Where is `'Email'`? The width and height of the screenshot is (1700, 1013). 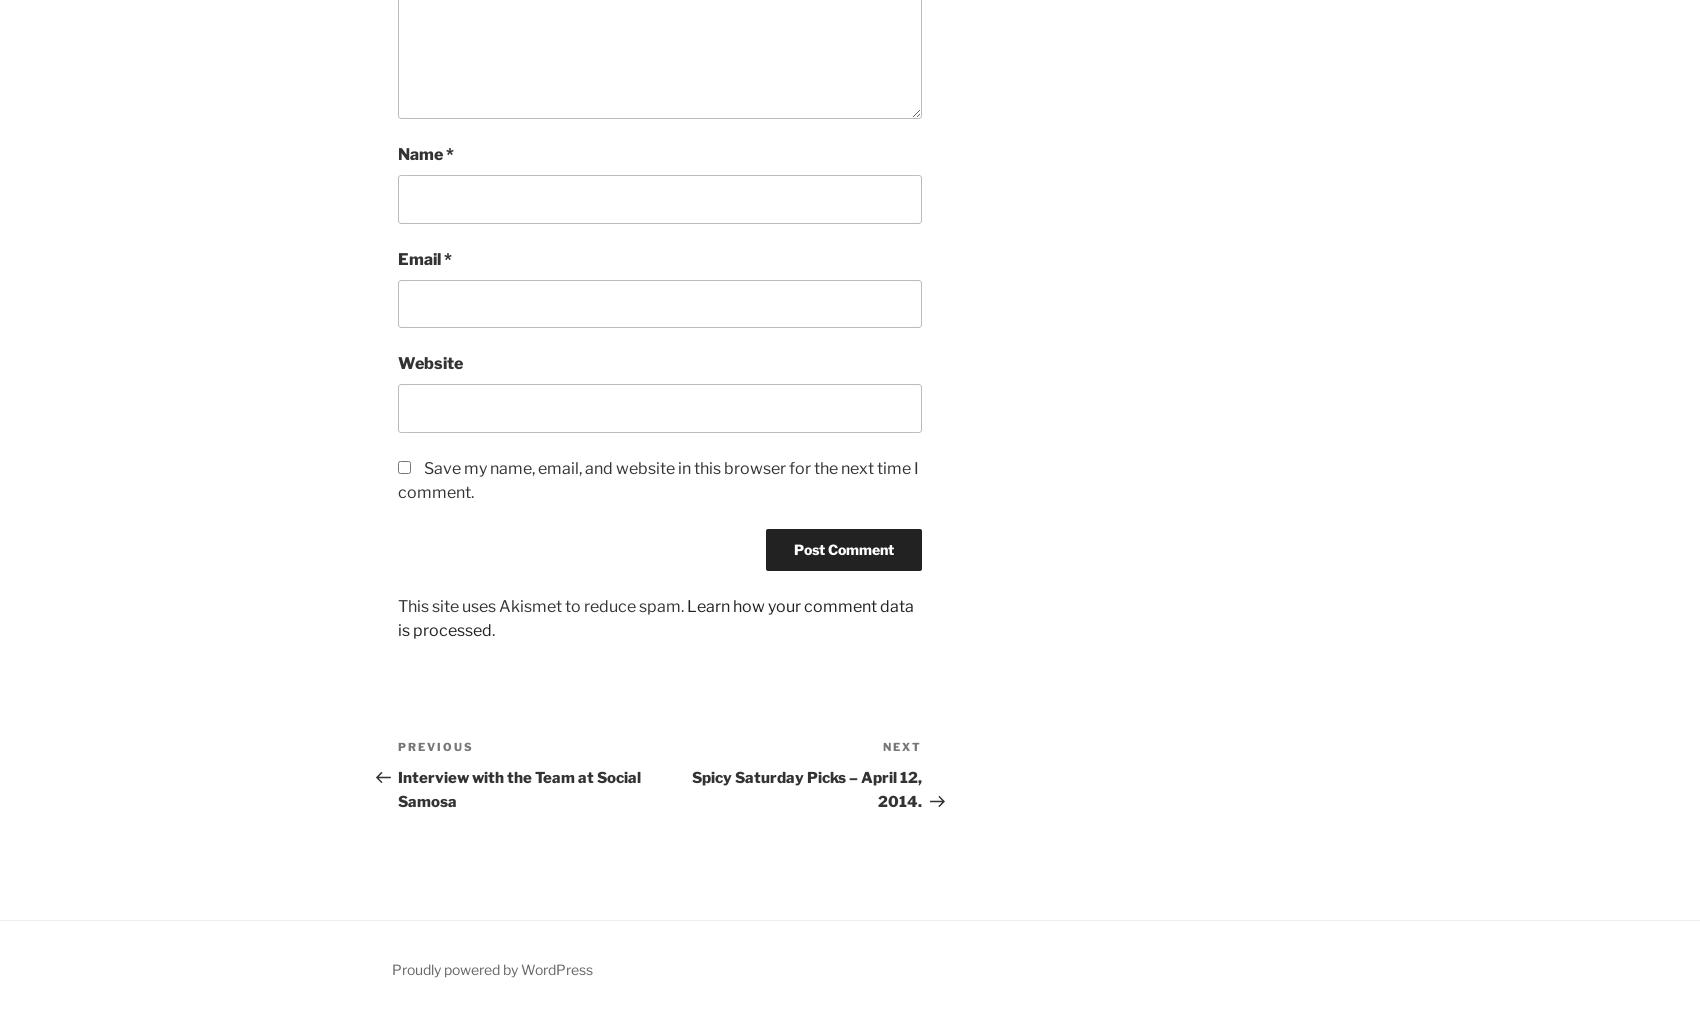 'Email' is located at coordinates (419, 257).